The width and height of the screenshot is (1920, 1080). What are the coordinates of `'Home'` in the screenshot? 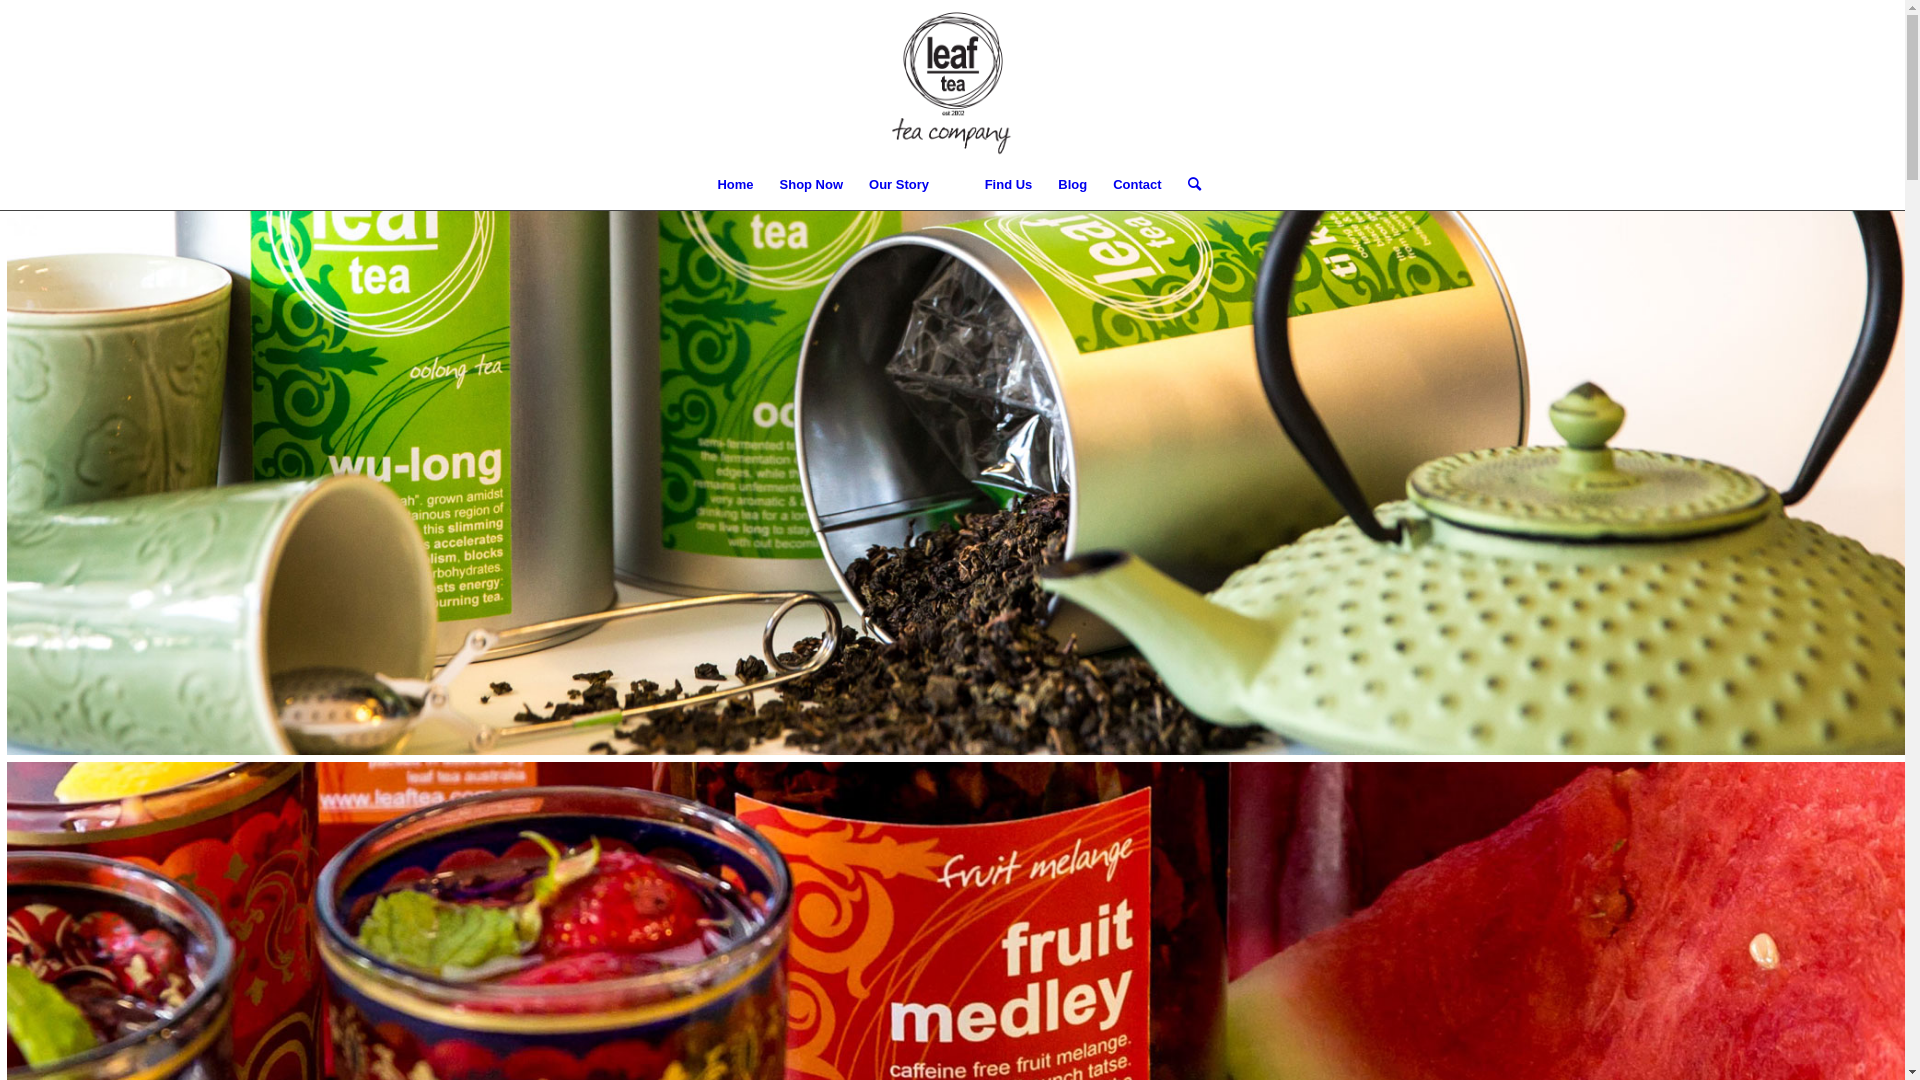 It's located at (733, 185).